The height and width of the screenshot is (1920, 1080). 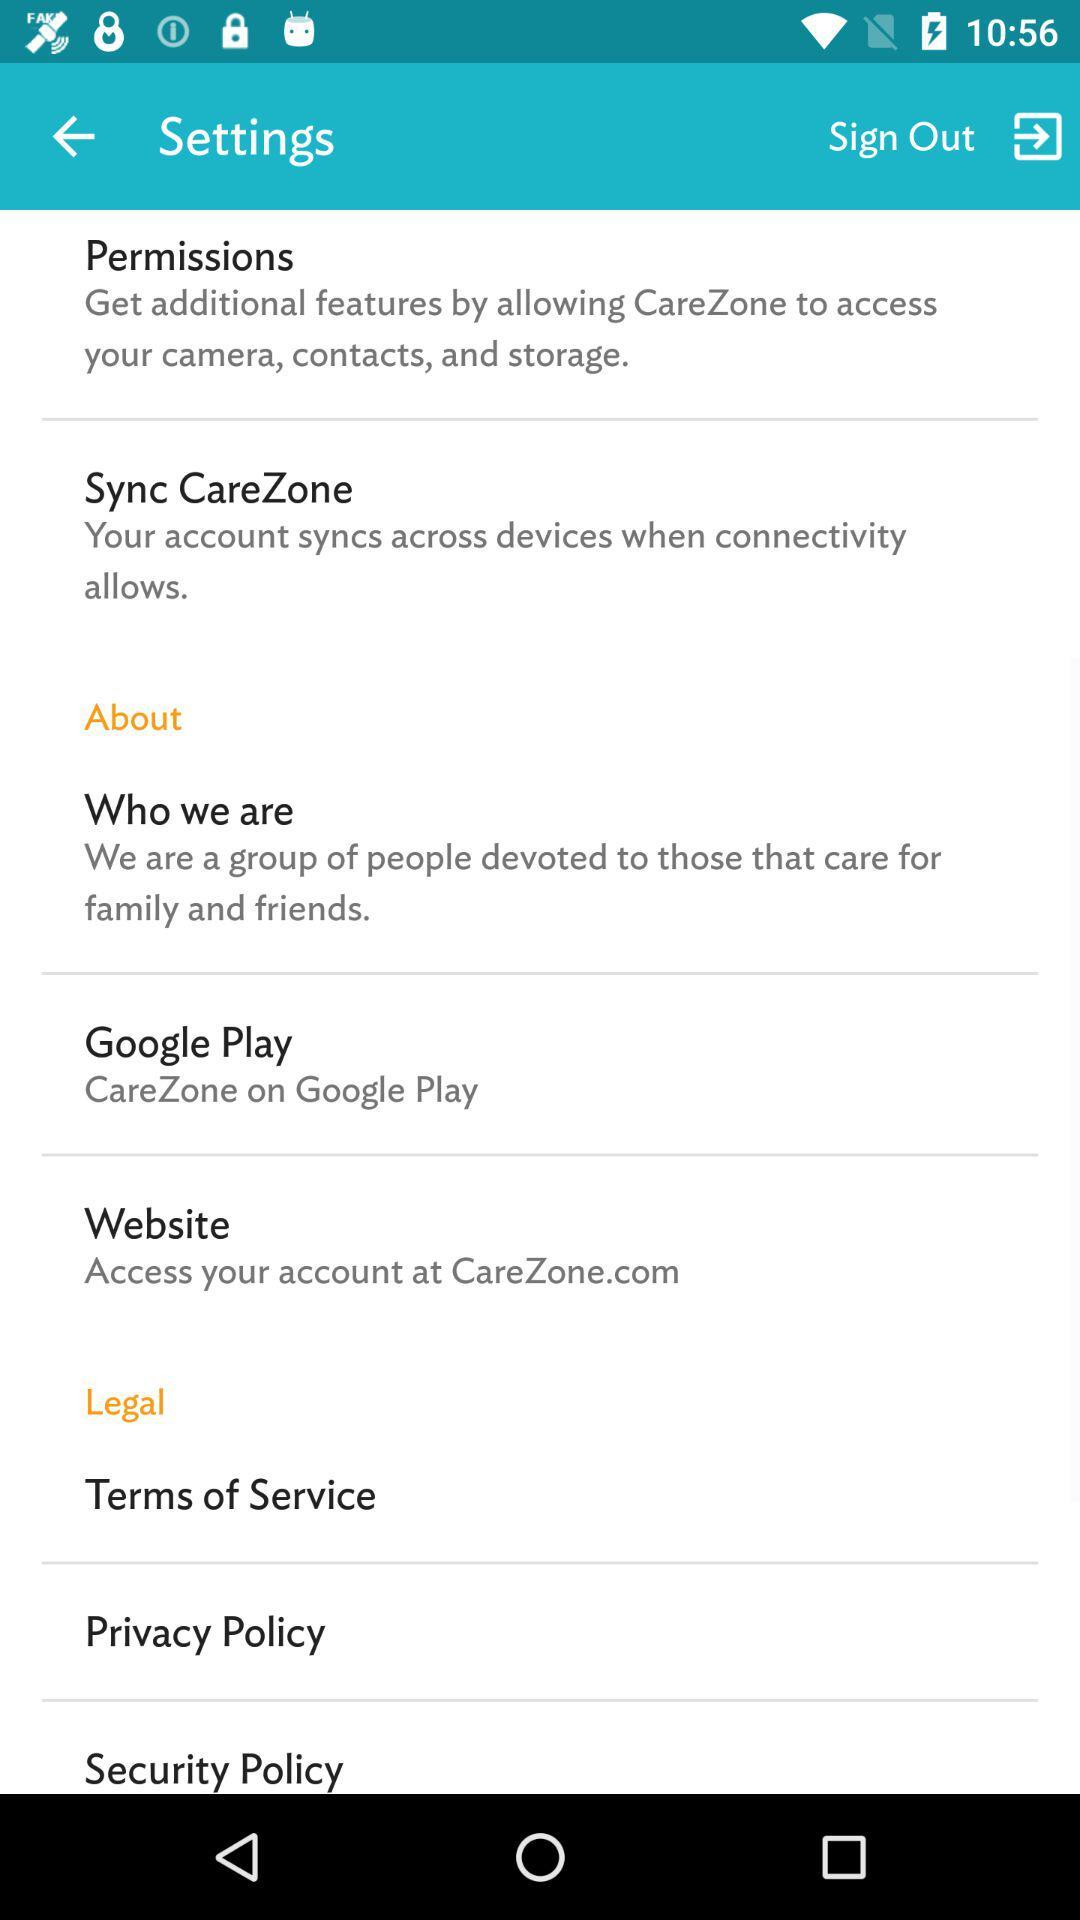 I want to click on go back, so click(x=72, y=135).